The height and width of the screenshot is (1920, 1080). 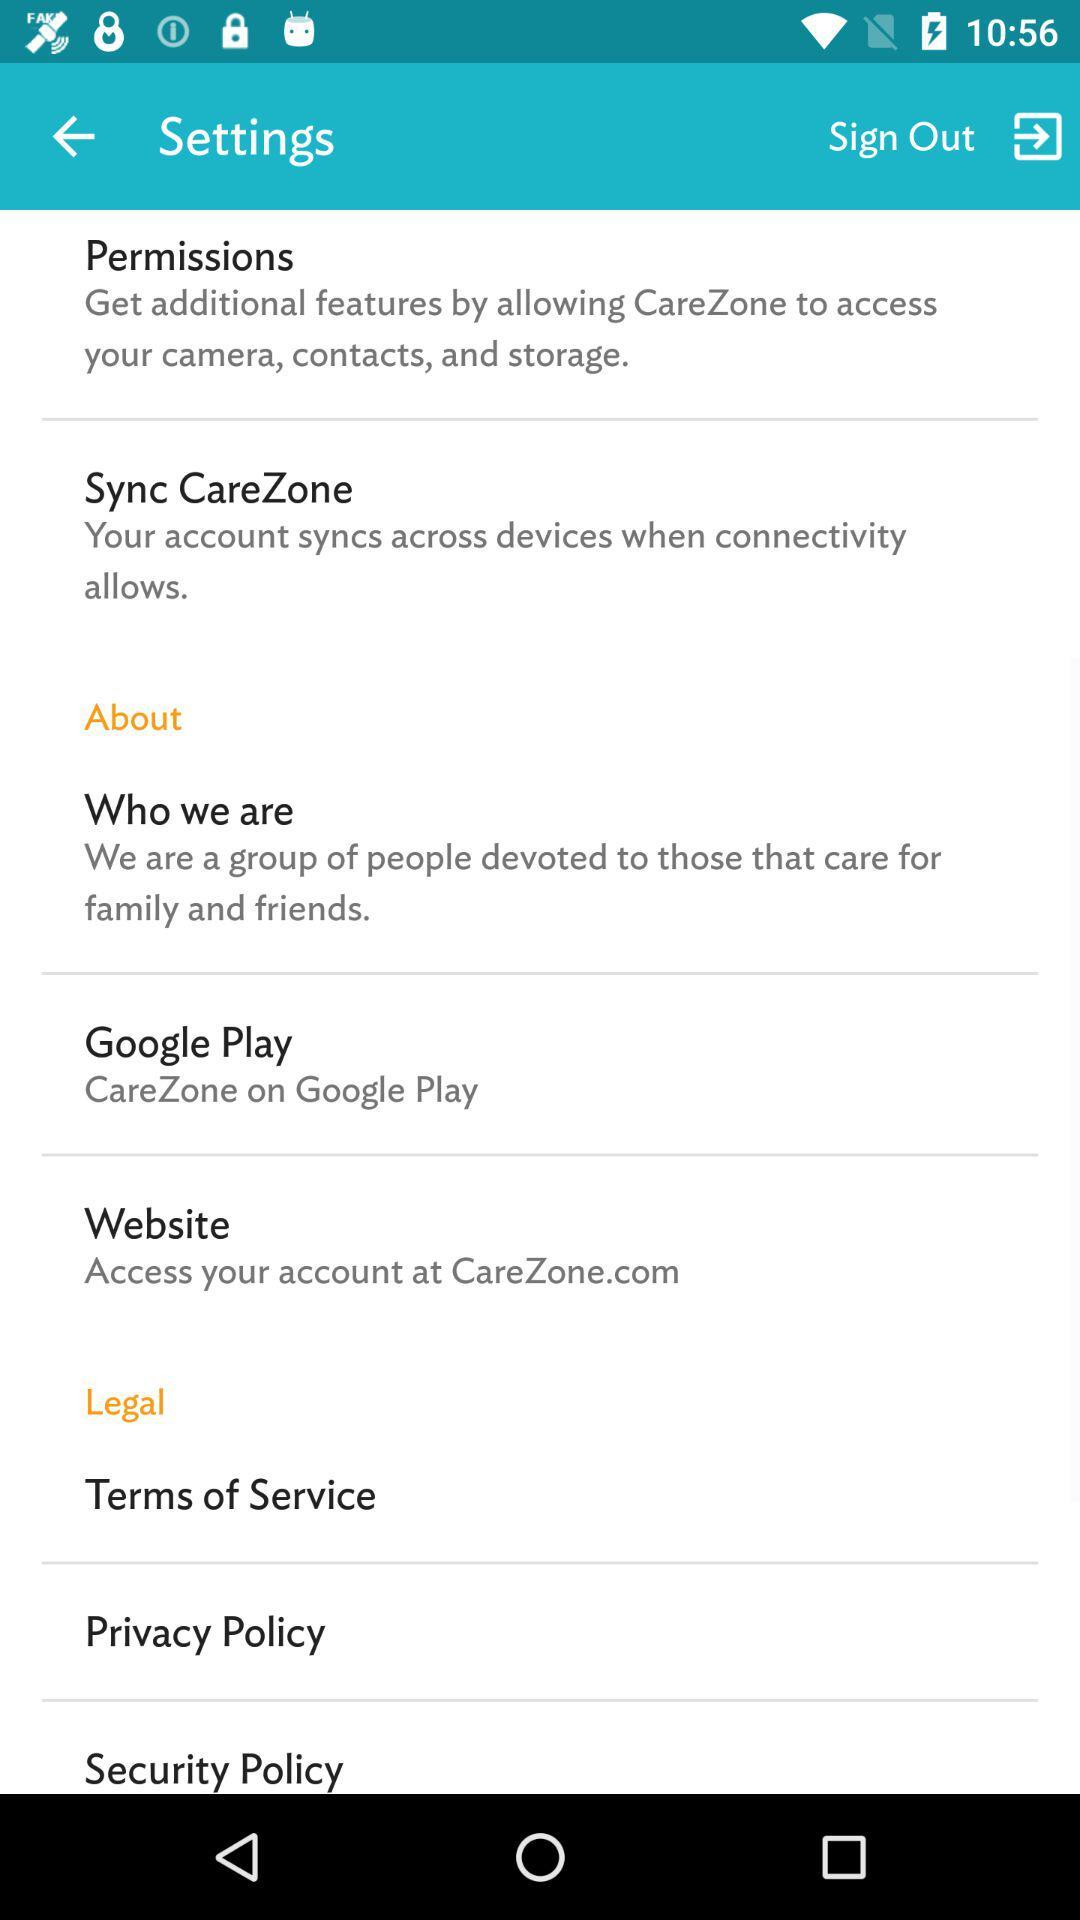 I want to click on go back, so click(x=72, y=135).